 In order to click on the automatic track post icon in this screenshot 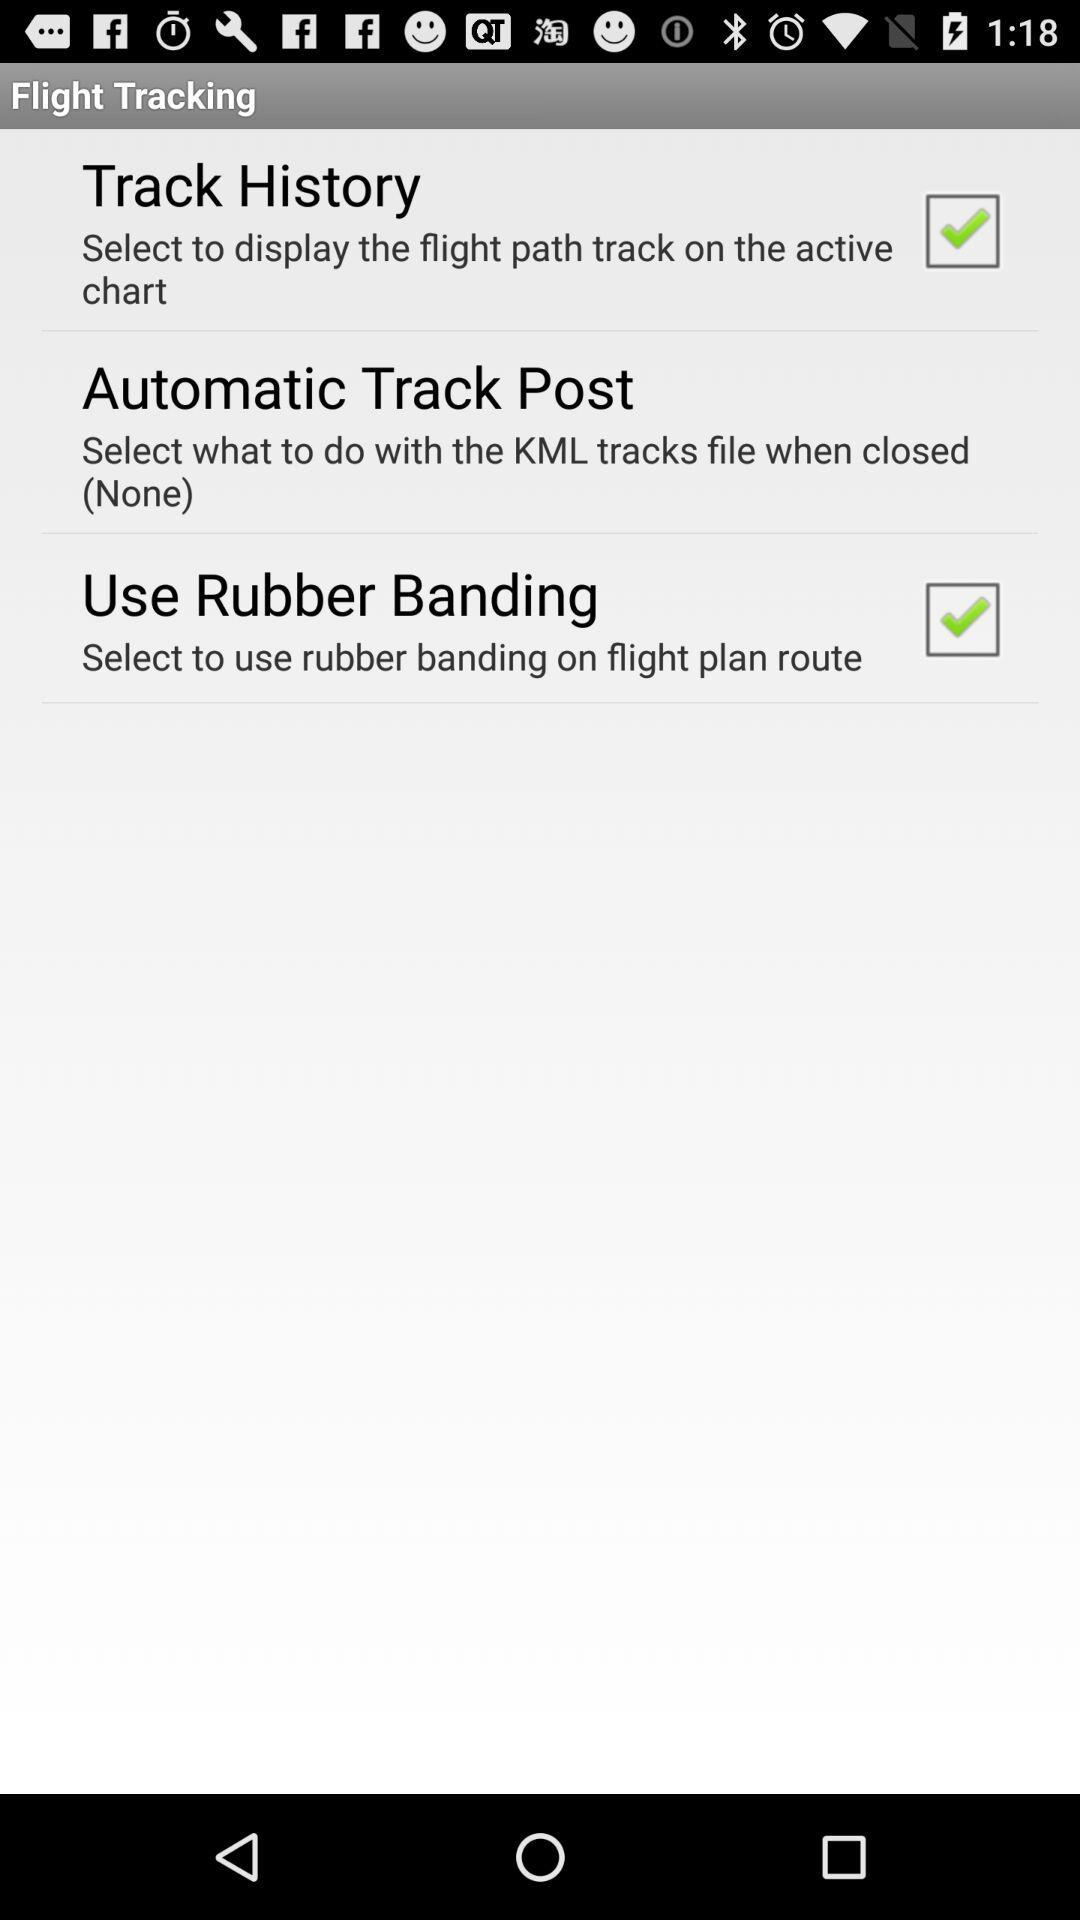, I will do `click(357, 385)`.